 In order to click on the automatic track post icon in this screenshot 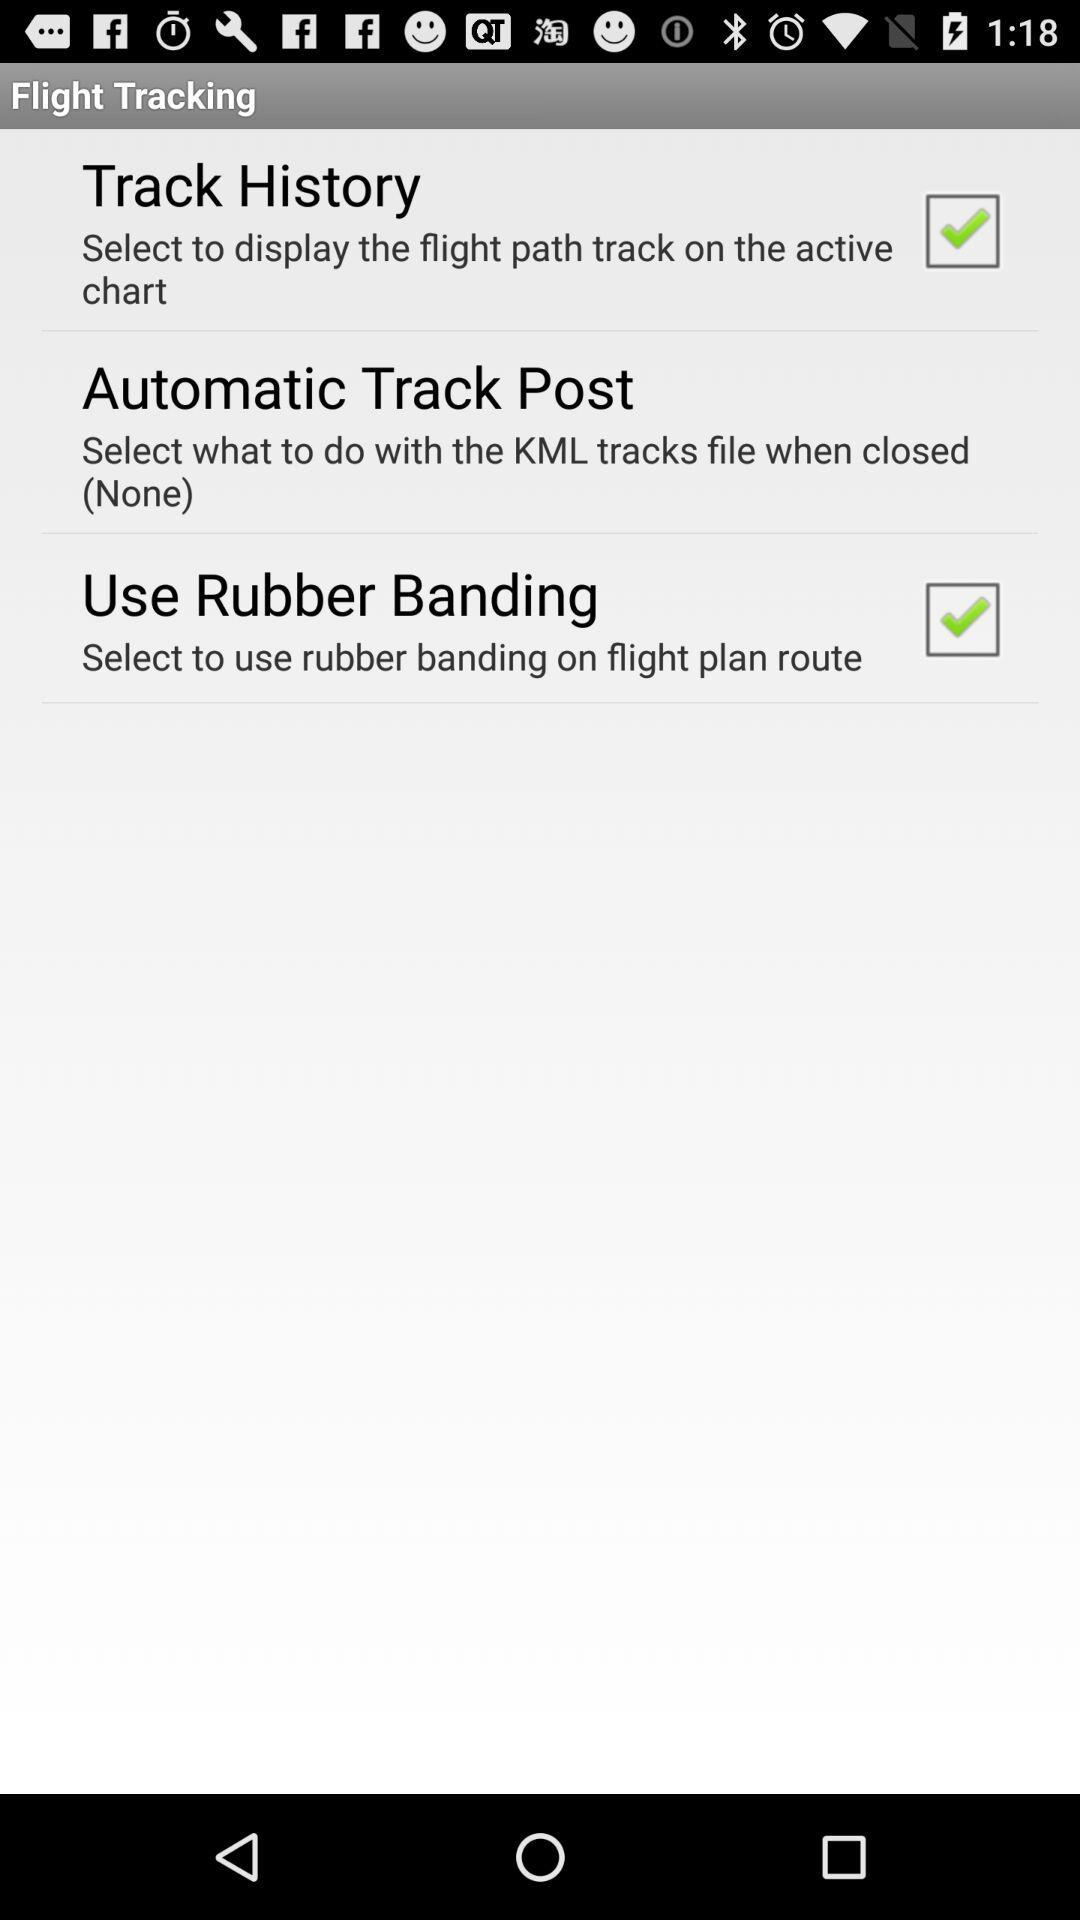, I will do `click(357, 385)`.